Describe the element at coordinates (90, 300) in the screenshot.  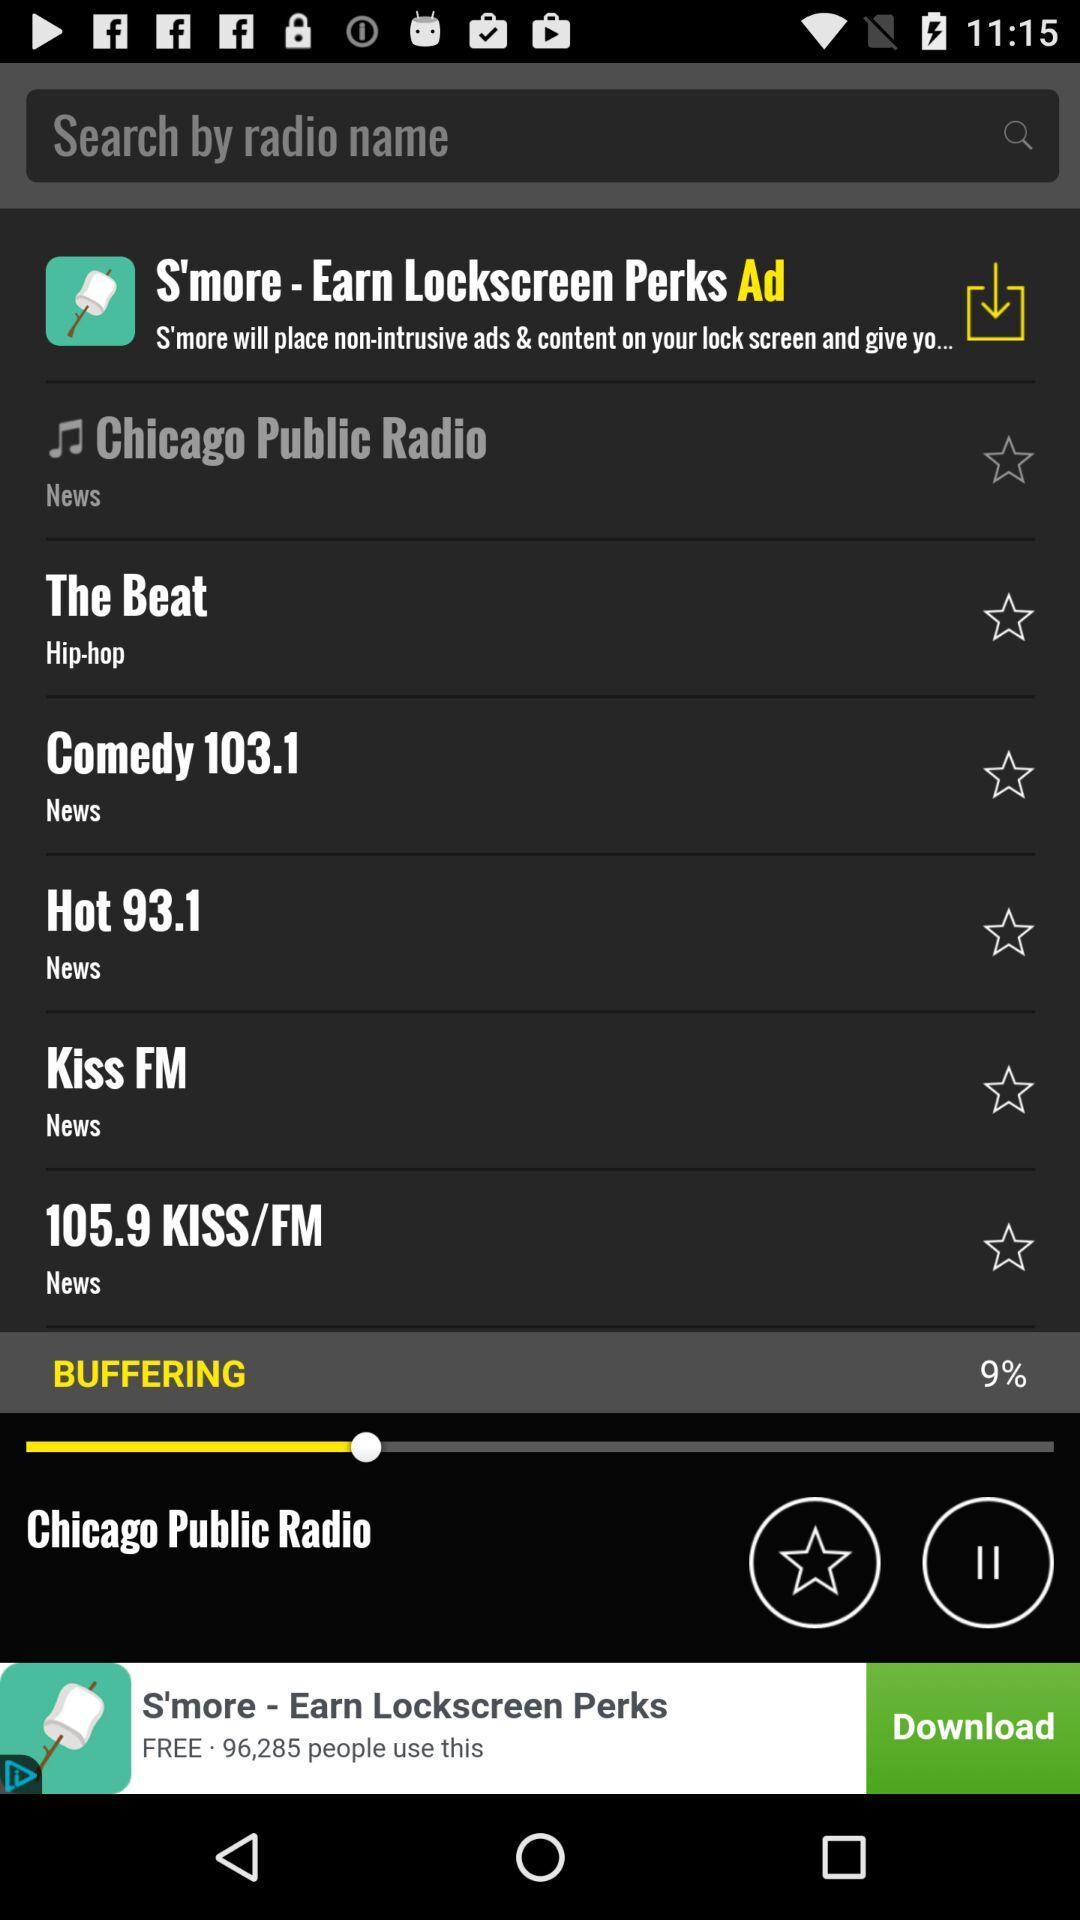
I see `advertisement` at that location.